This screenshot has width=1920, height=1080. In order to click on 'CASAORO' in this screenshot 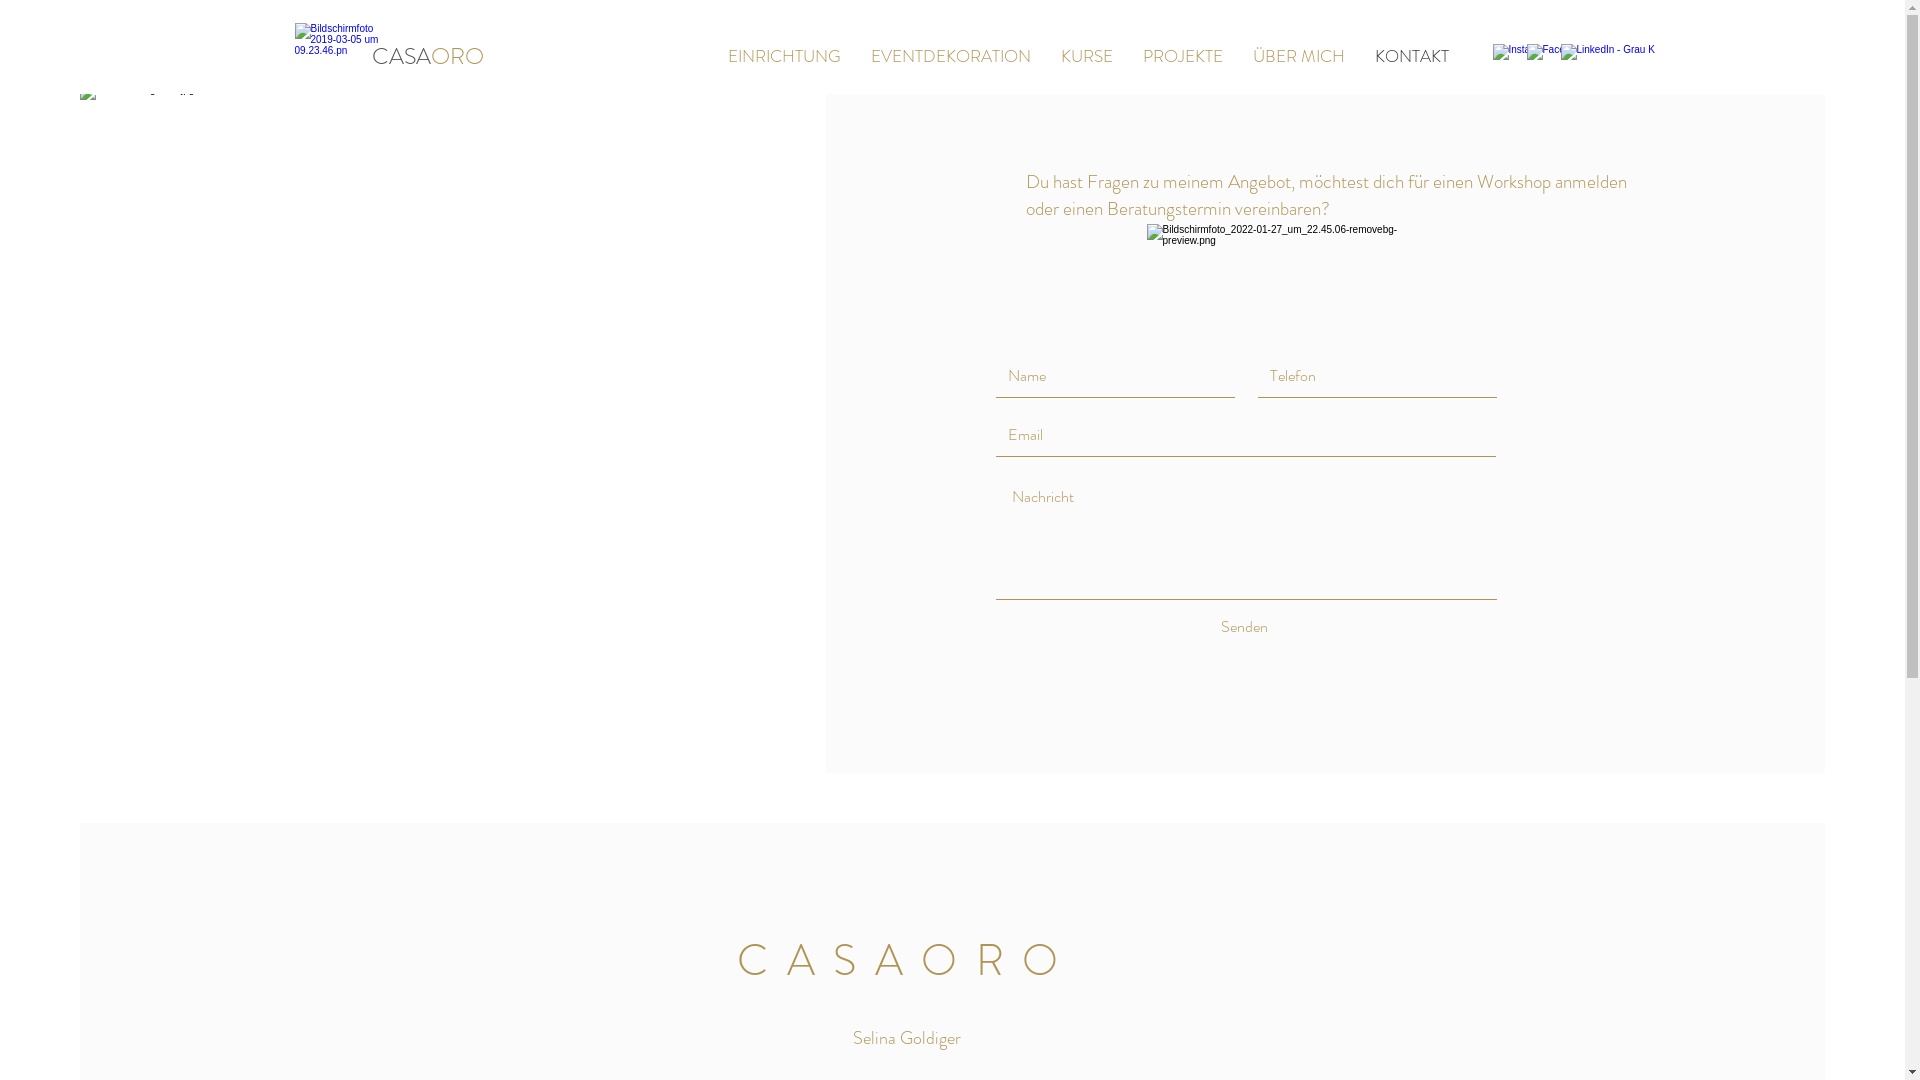, I will do `click(426, 55)`.